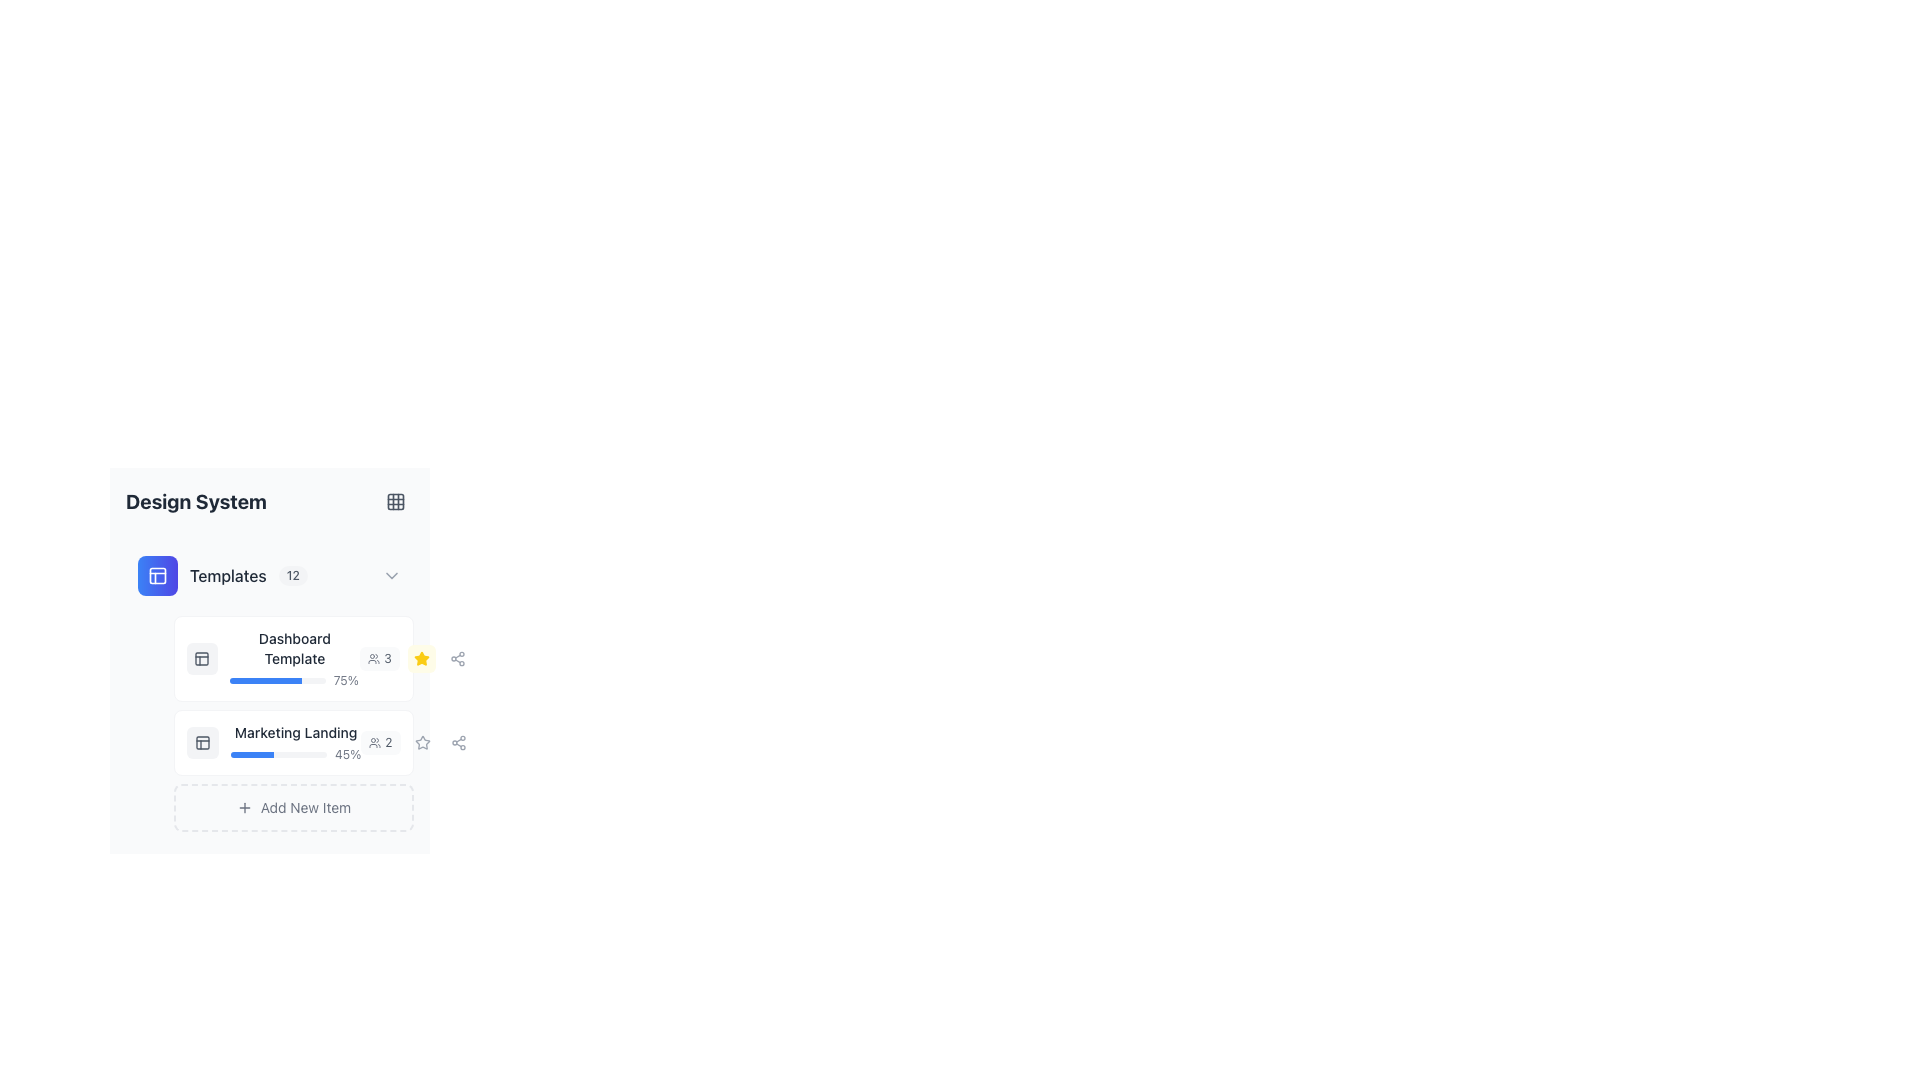  I want to click on the share icon, which resembles three circles connected by lines and is located to the right of the star icon adjacent to the 'Marketing Landing' item, so click(456, 659).